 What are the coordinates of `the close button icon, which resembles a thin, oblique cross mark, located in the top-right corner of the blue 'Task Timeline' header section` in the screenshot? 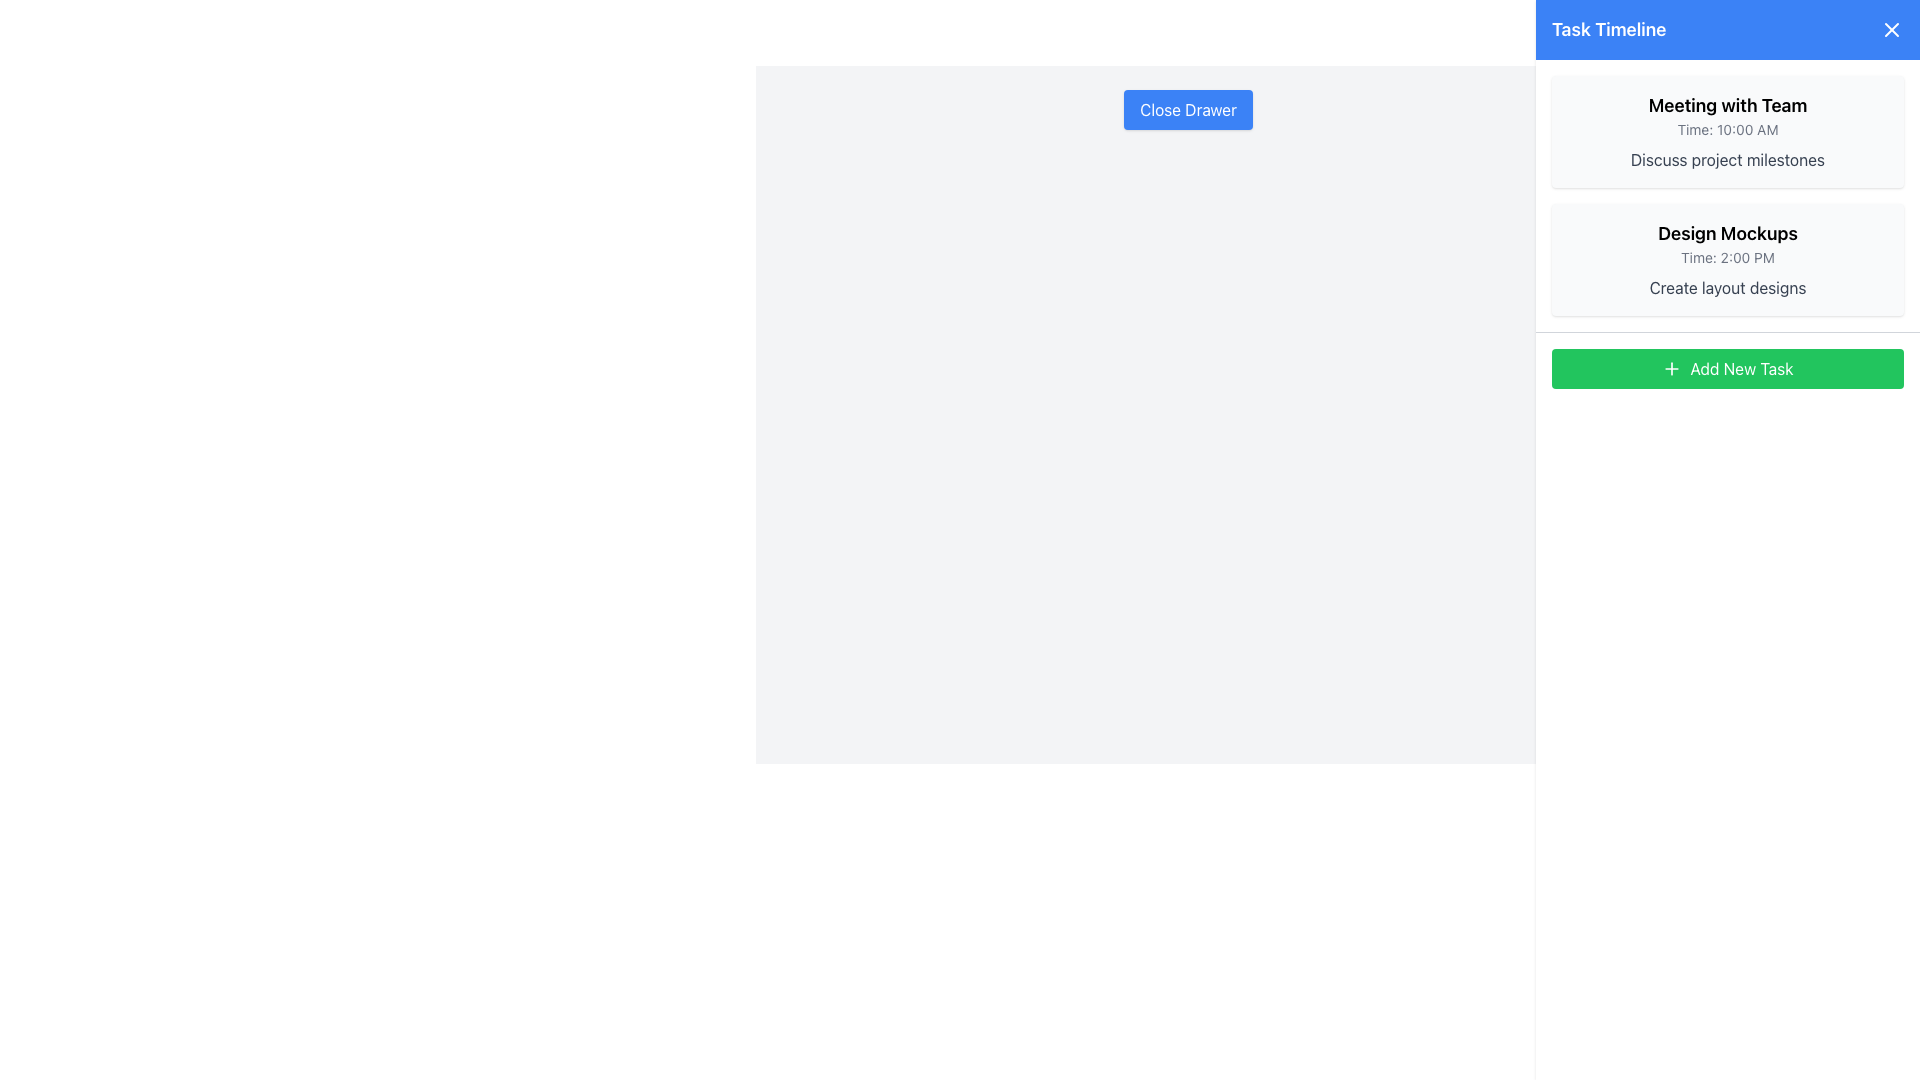 It's located at (1890, 30).